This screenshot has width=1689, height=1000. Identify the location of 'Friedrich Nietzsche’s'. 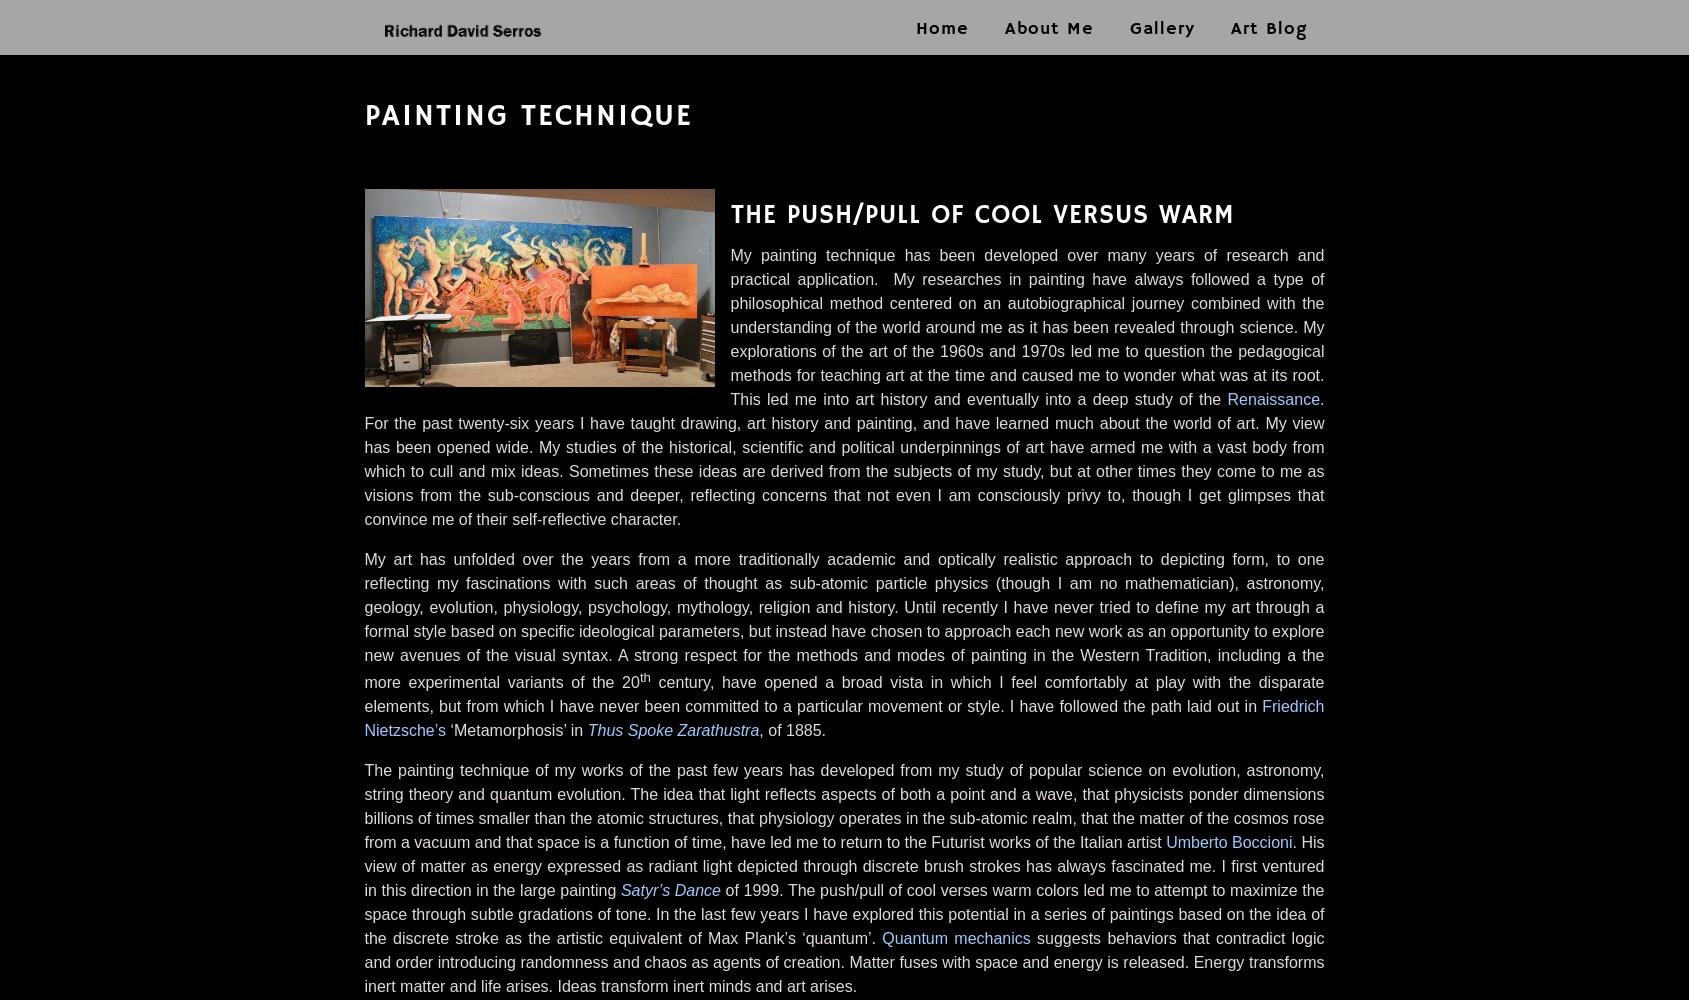
(363, 717).